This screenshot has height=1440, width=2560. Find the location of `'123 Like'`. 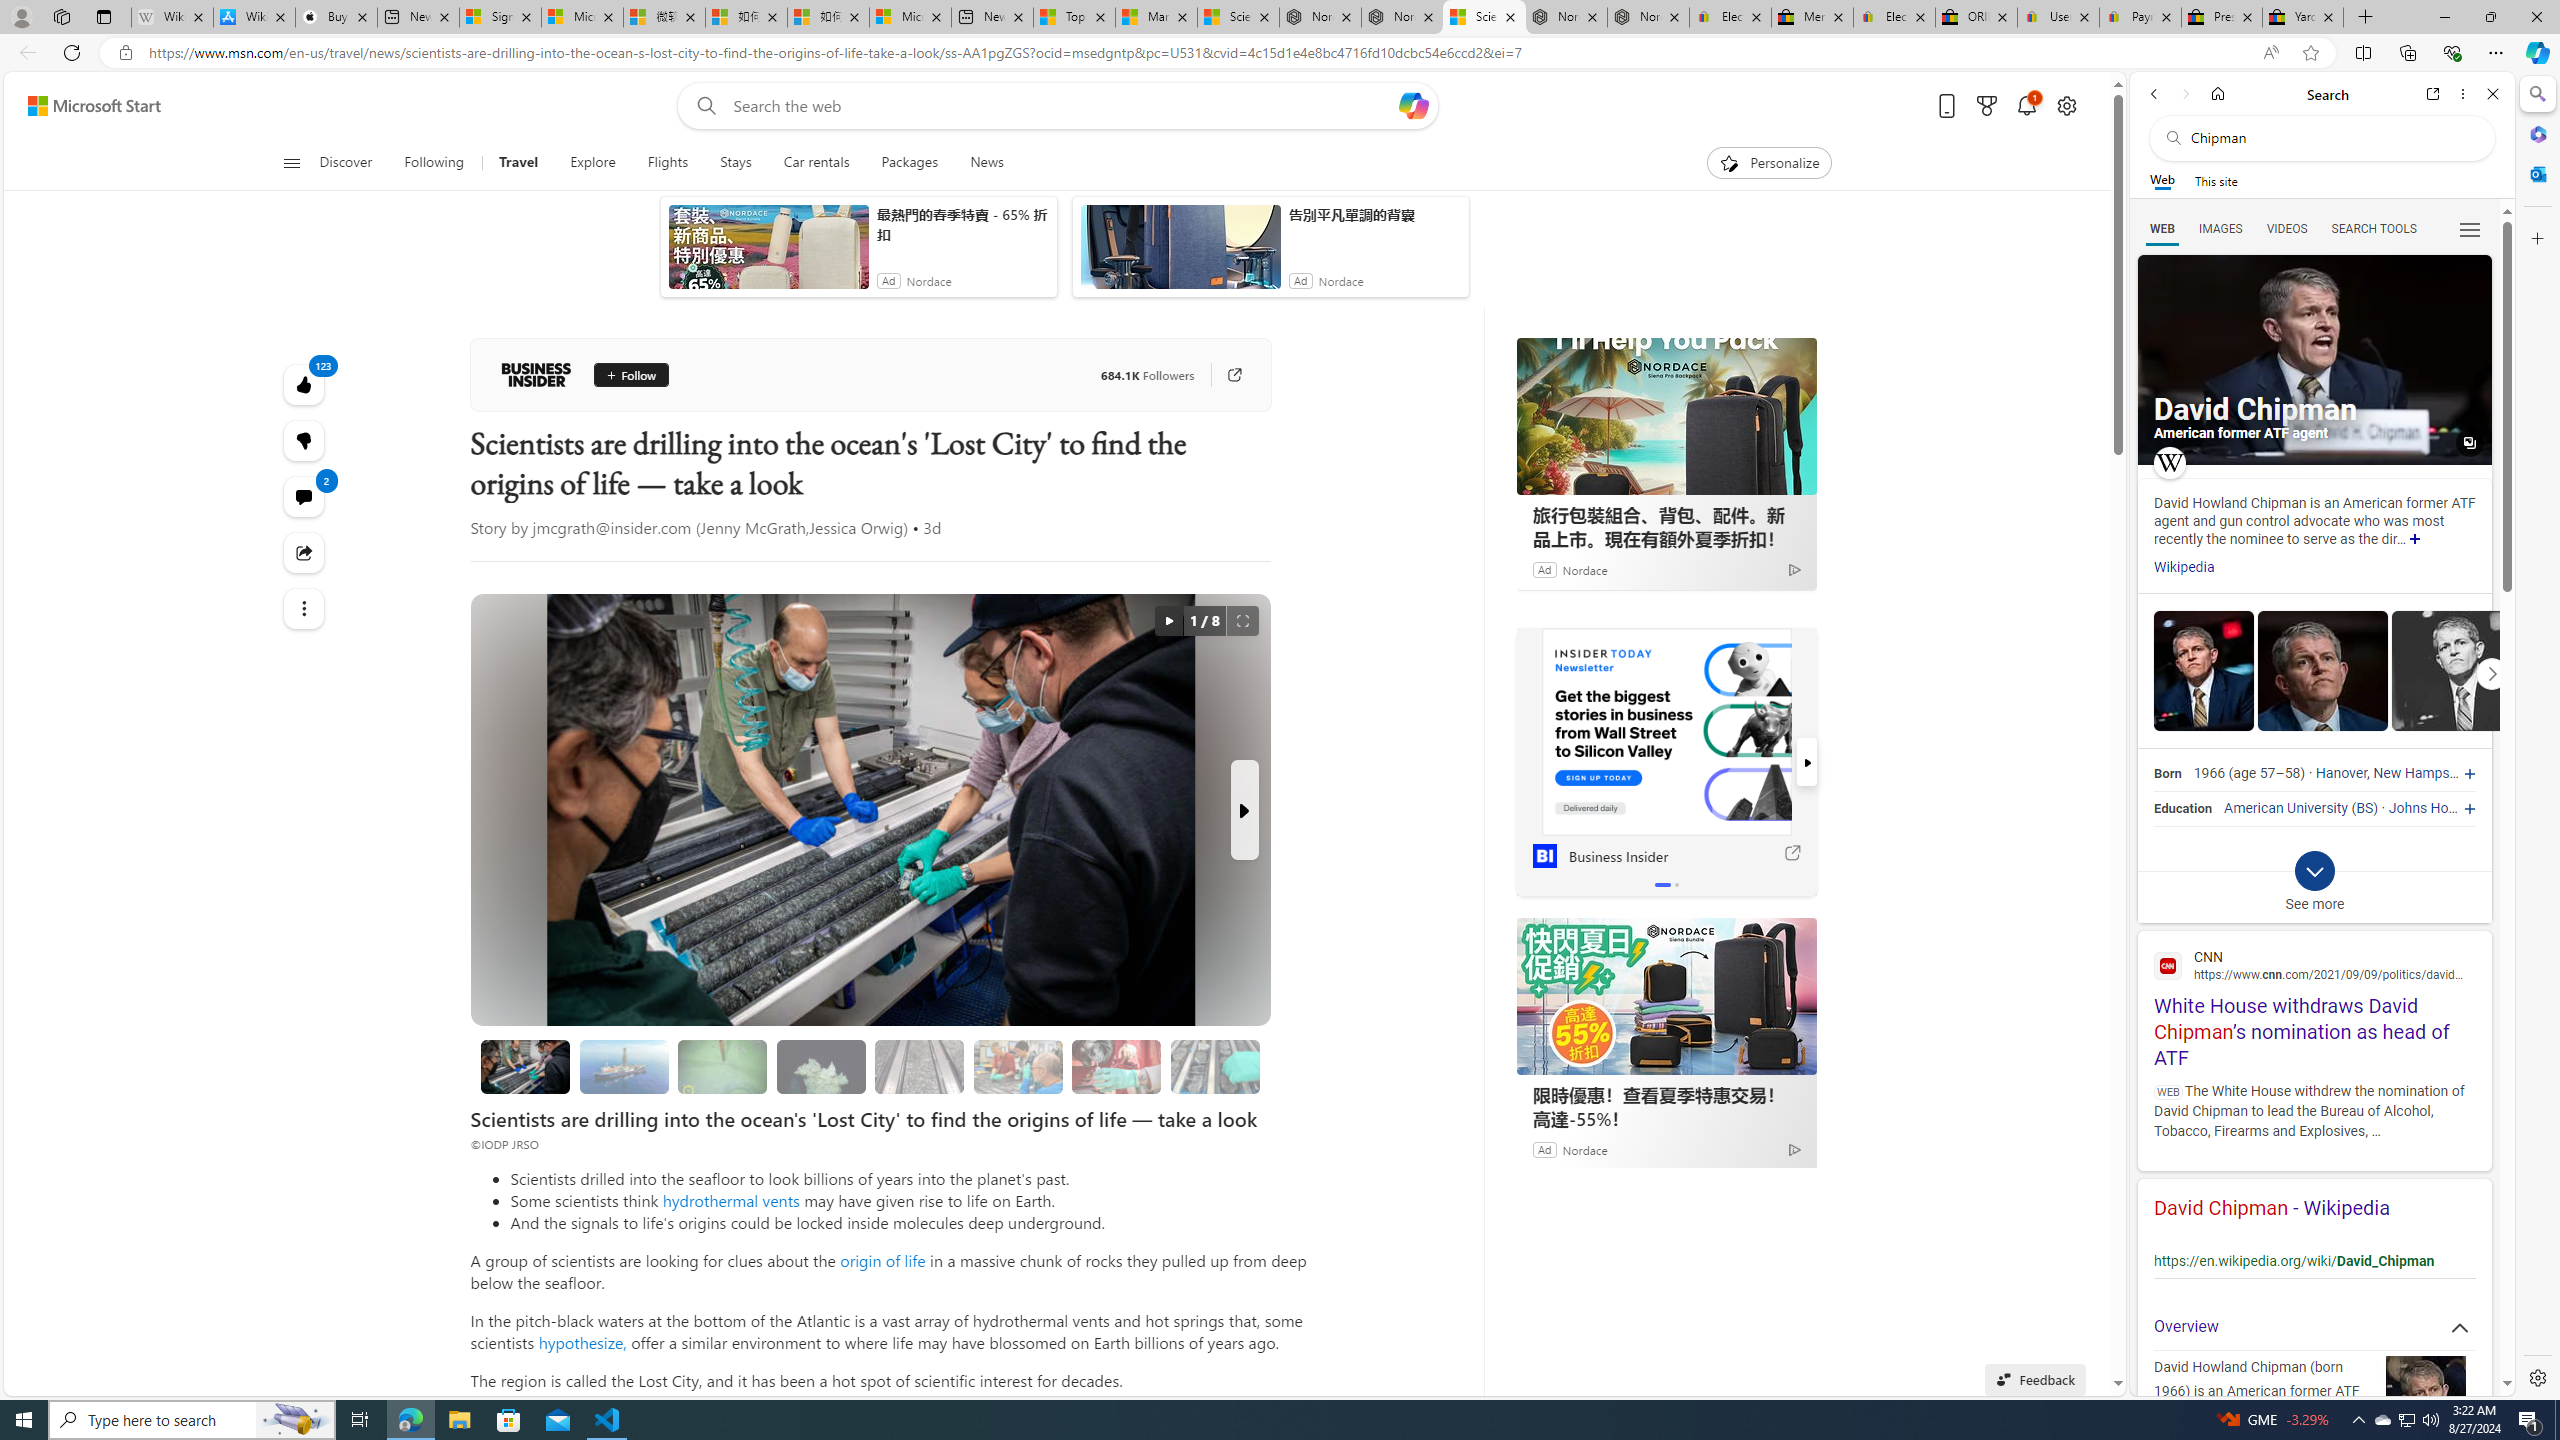

'123 Like' is located at coordinates (303, 383).